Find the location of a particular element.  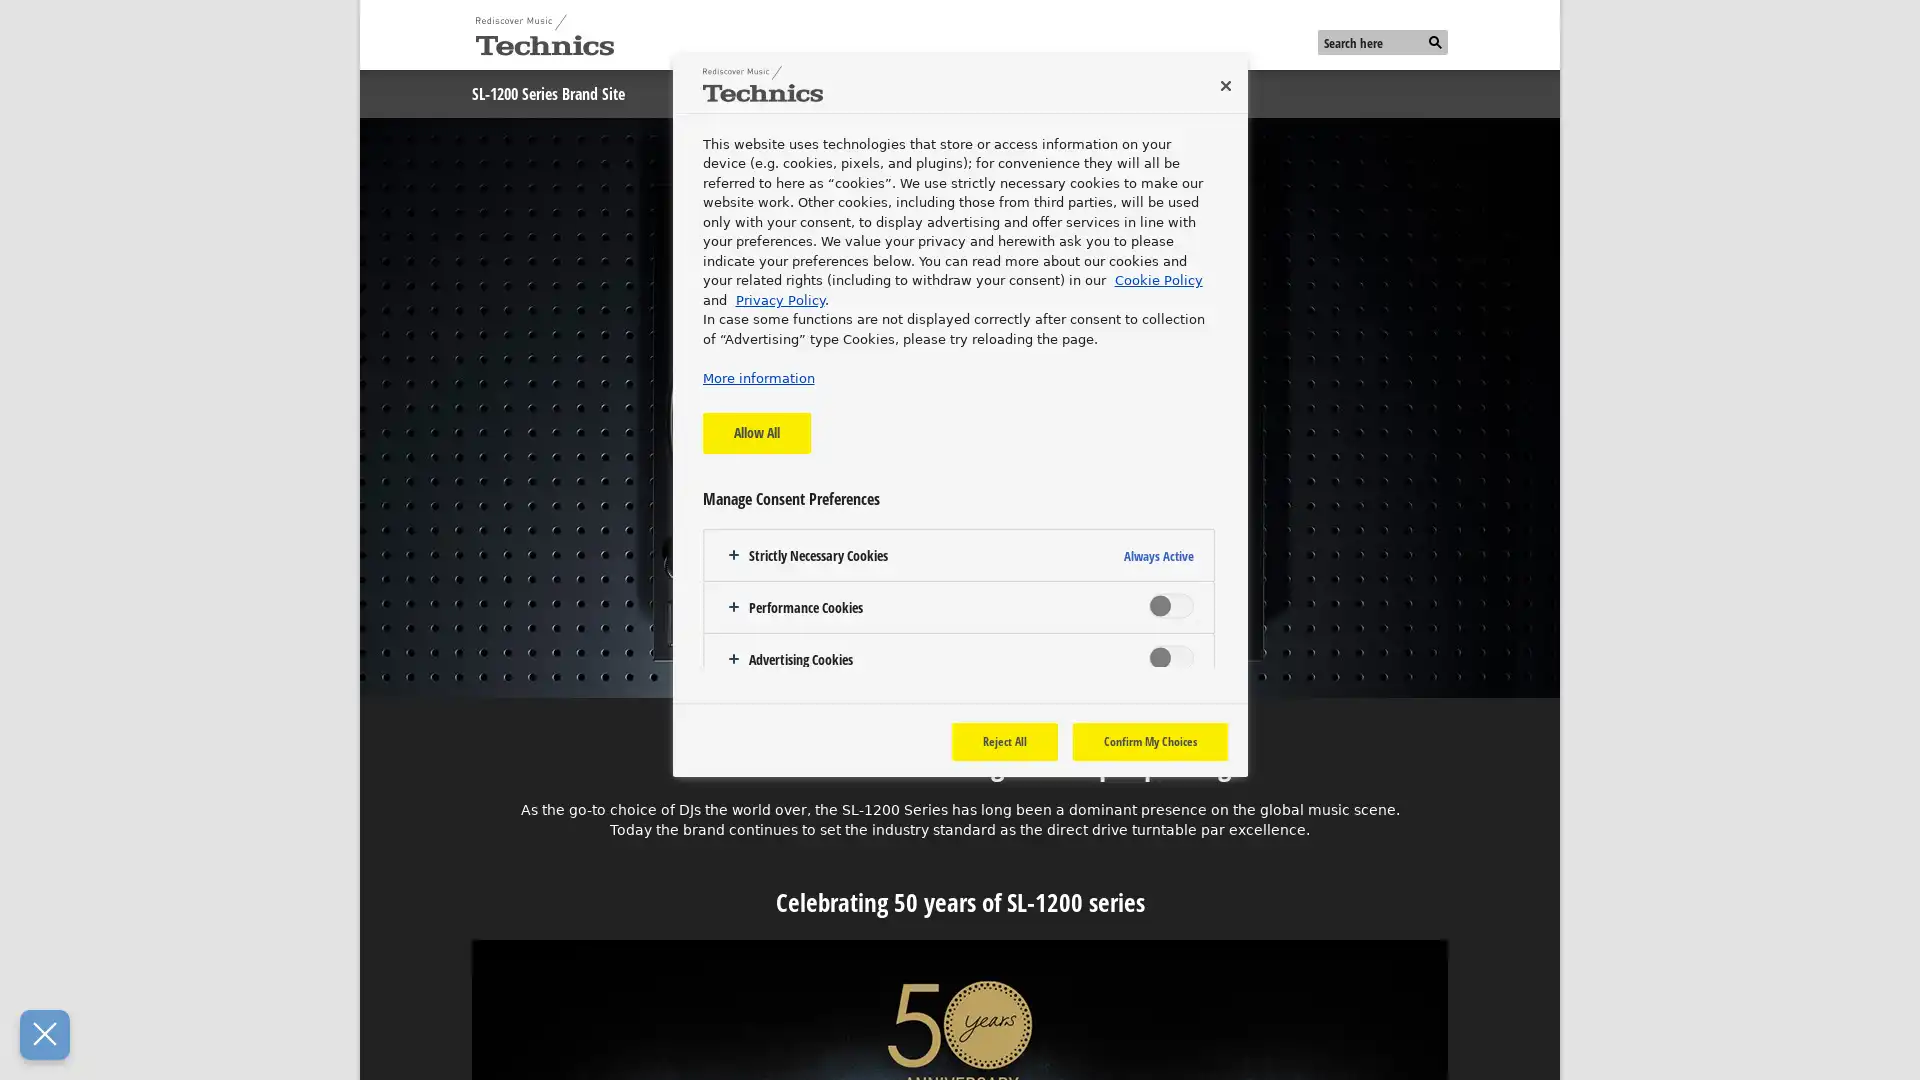

Confirm My Choices is located at coordinates (1149, 741).